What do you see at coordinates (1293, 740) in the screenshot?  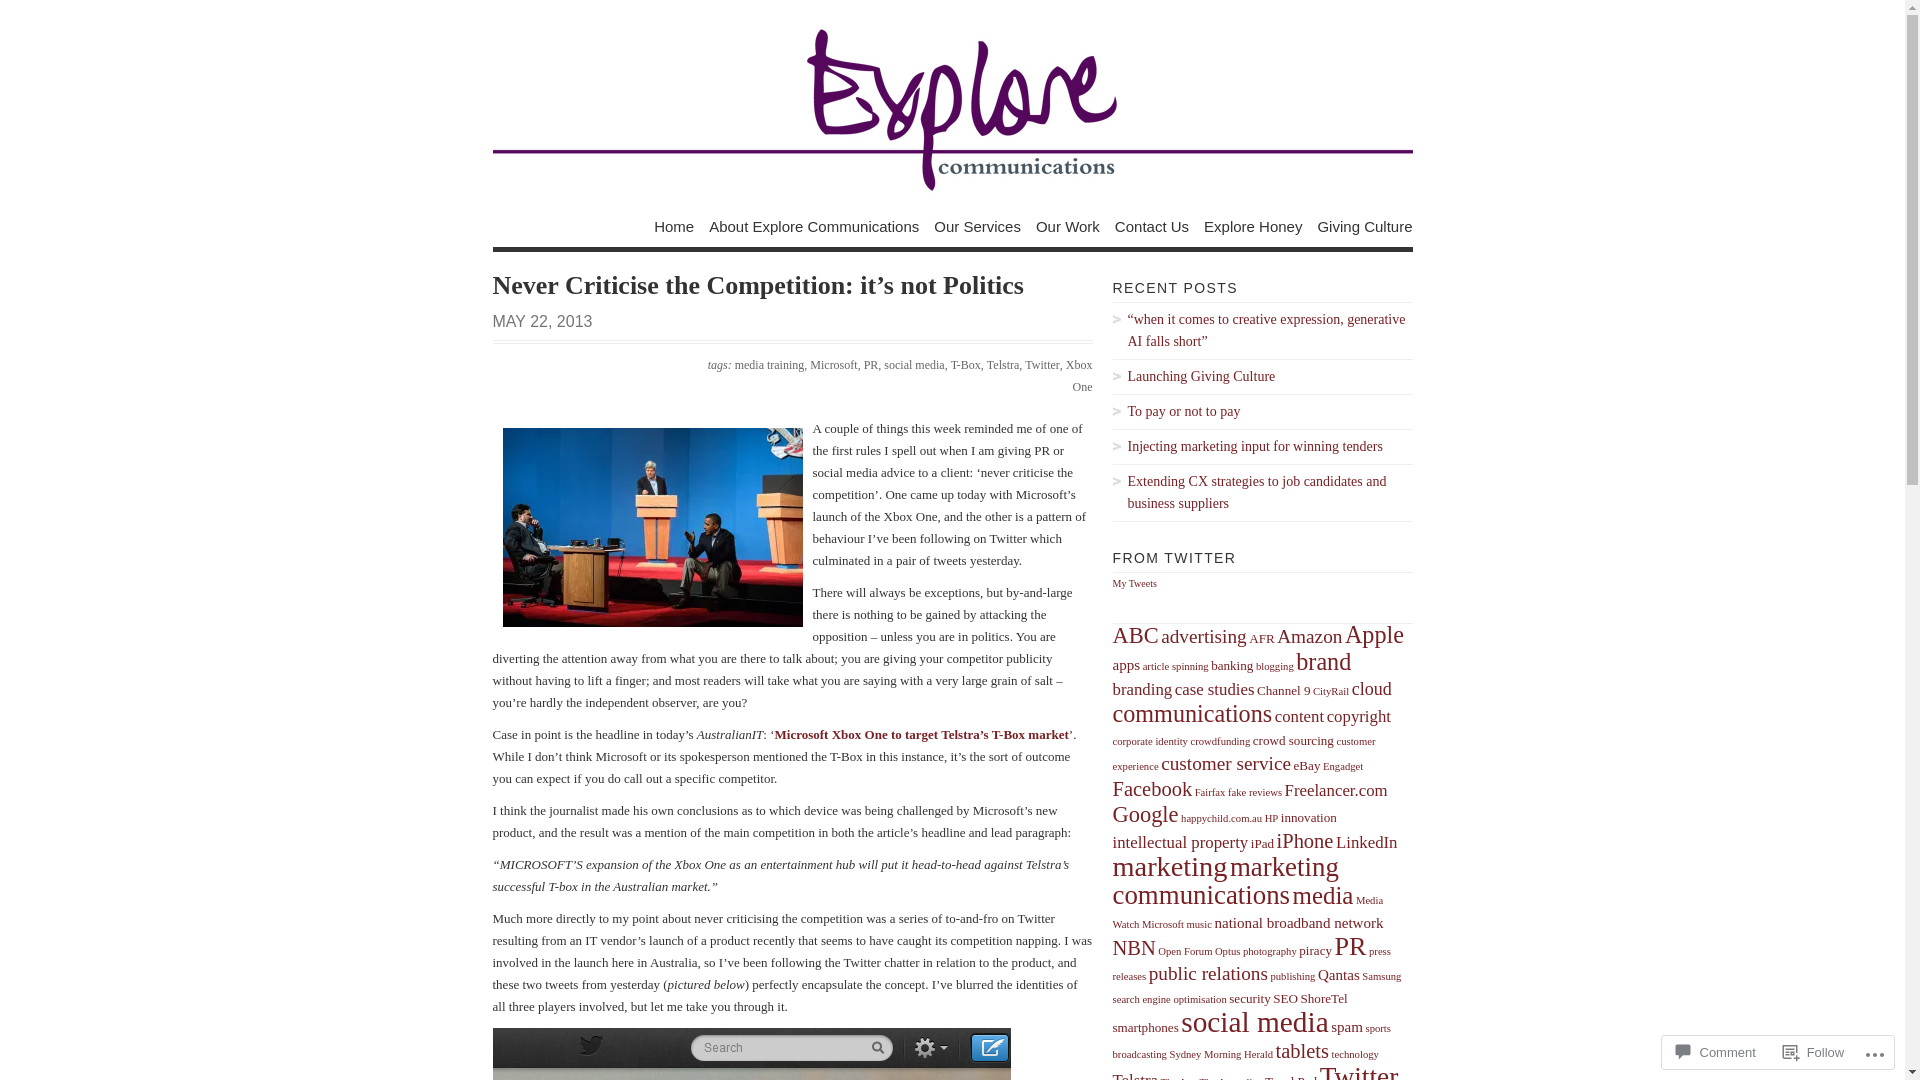 I see `'crowd sourcing'` at bounding box center [1293, 740].